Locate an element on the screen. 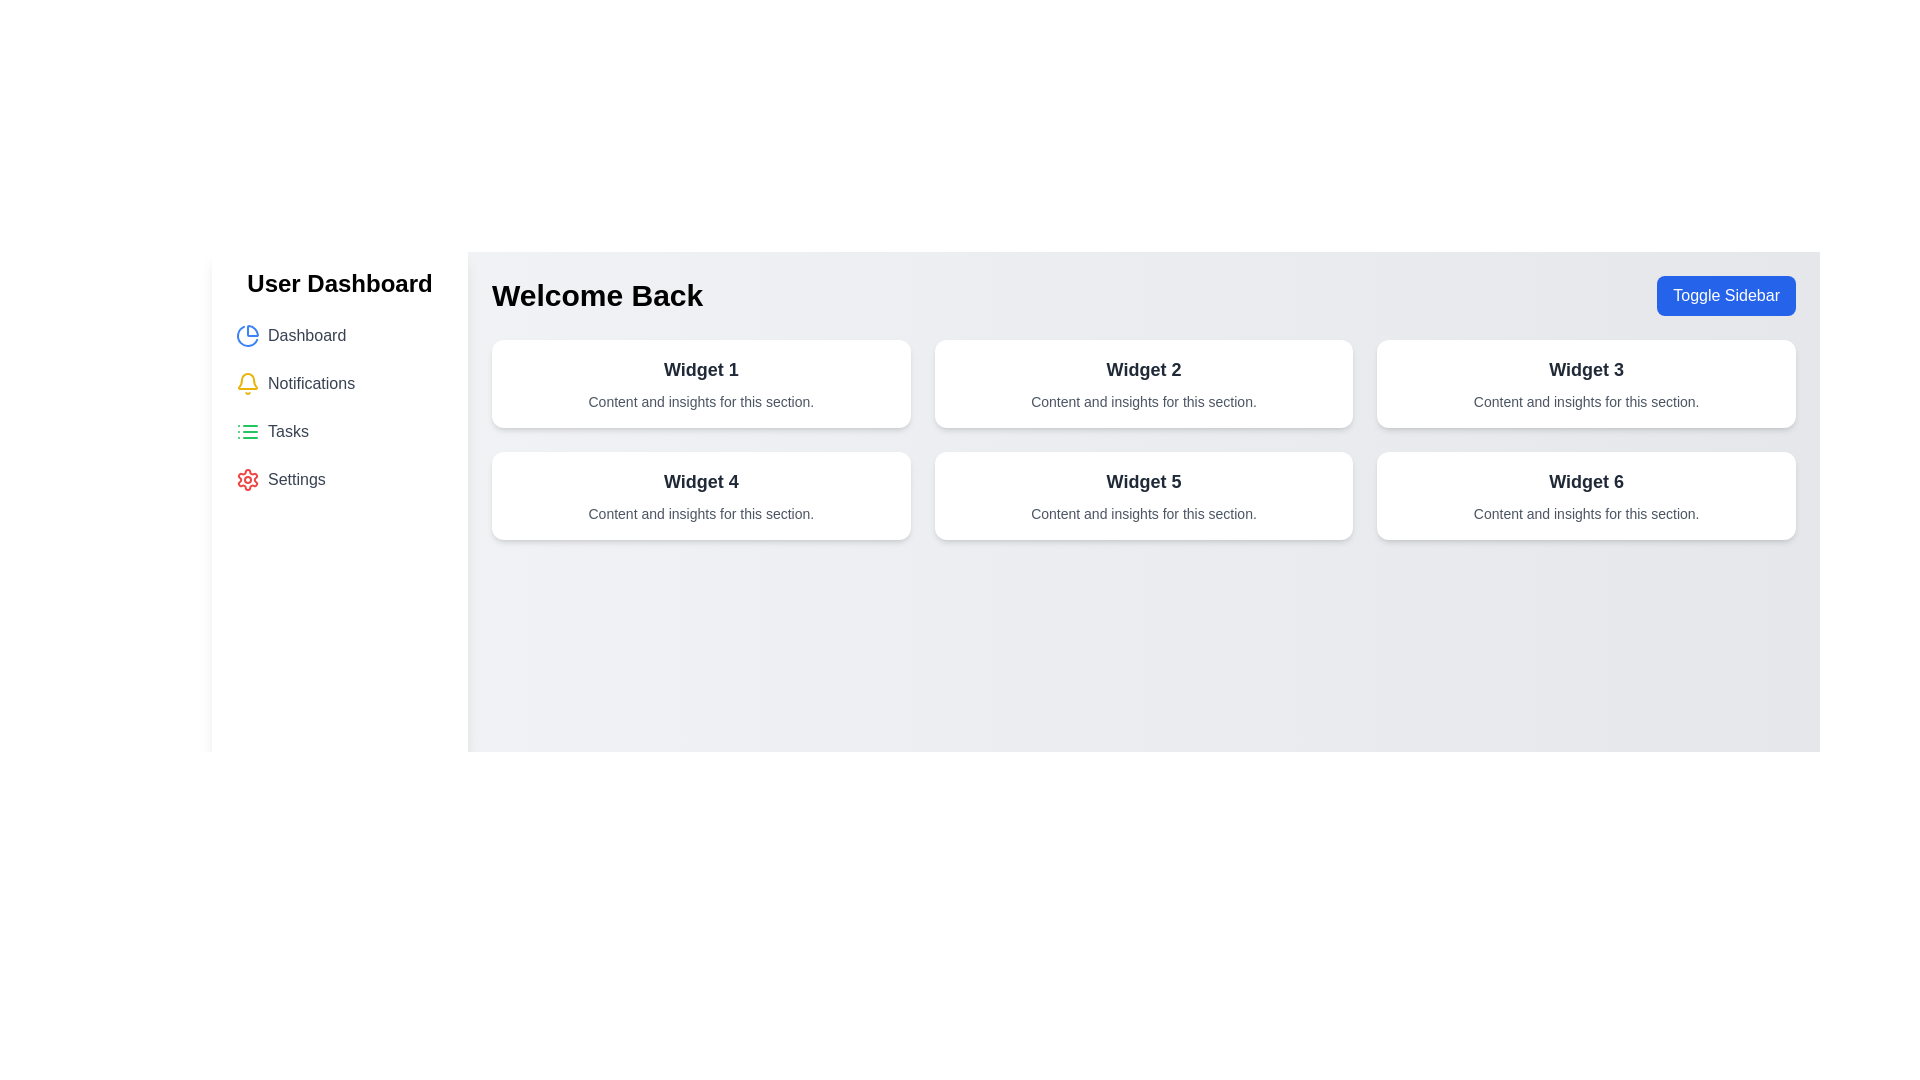 The image size is (1920, 1080). the 'Tasks' text label in the left sidebar is located at coordinates (287, 431).